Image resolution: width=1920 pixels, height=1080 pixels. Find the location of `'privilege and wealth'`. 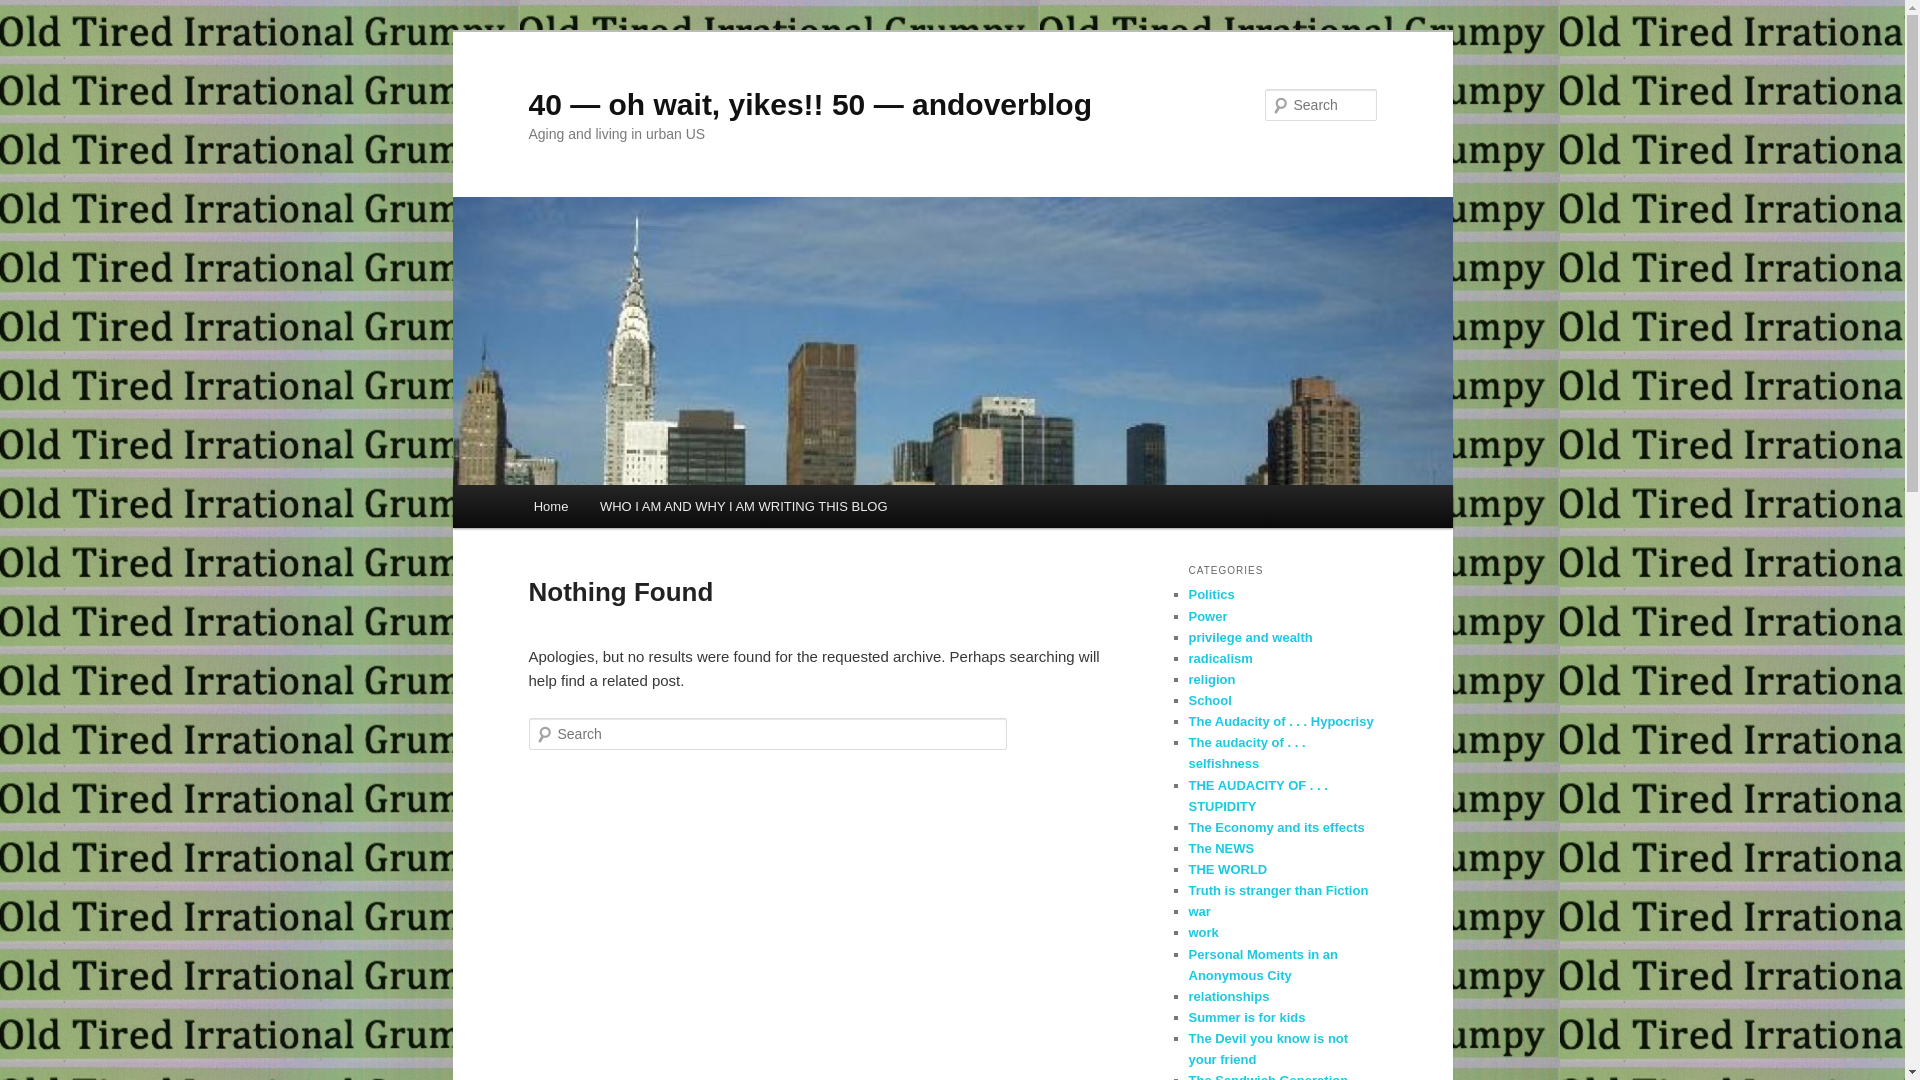

'privilege and wealth' is located at coordinates (1248, 637).